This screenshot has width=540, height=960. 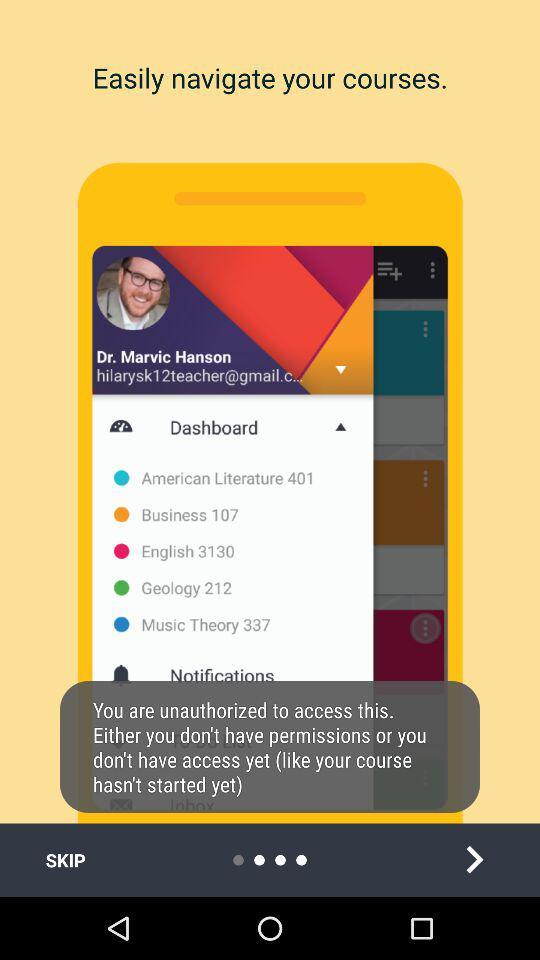 What do you see at coordinates (473, 859) in the screenshot?
I see `move on` at bounding box center [473, 859].